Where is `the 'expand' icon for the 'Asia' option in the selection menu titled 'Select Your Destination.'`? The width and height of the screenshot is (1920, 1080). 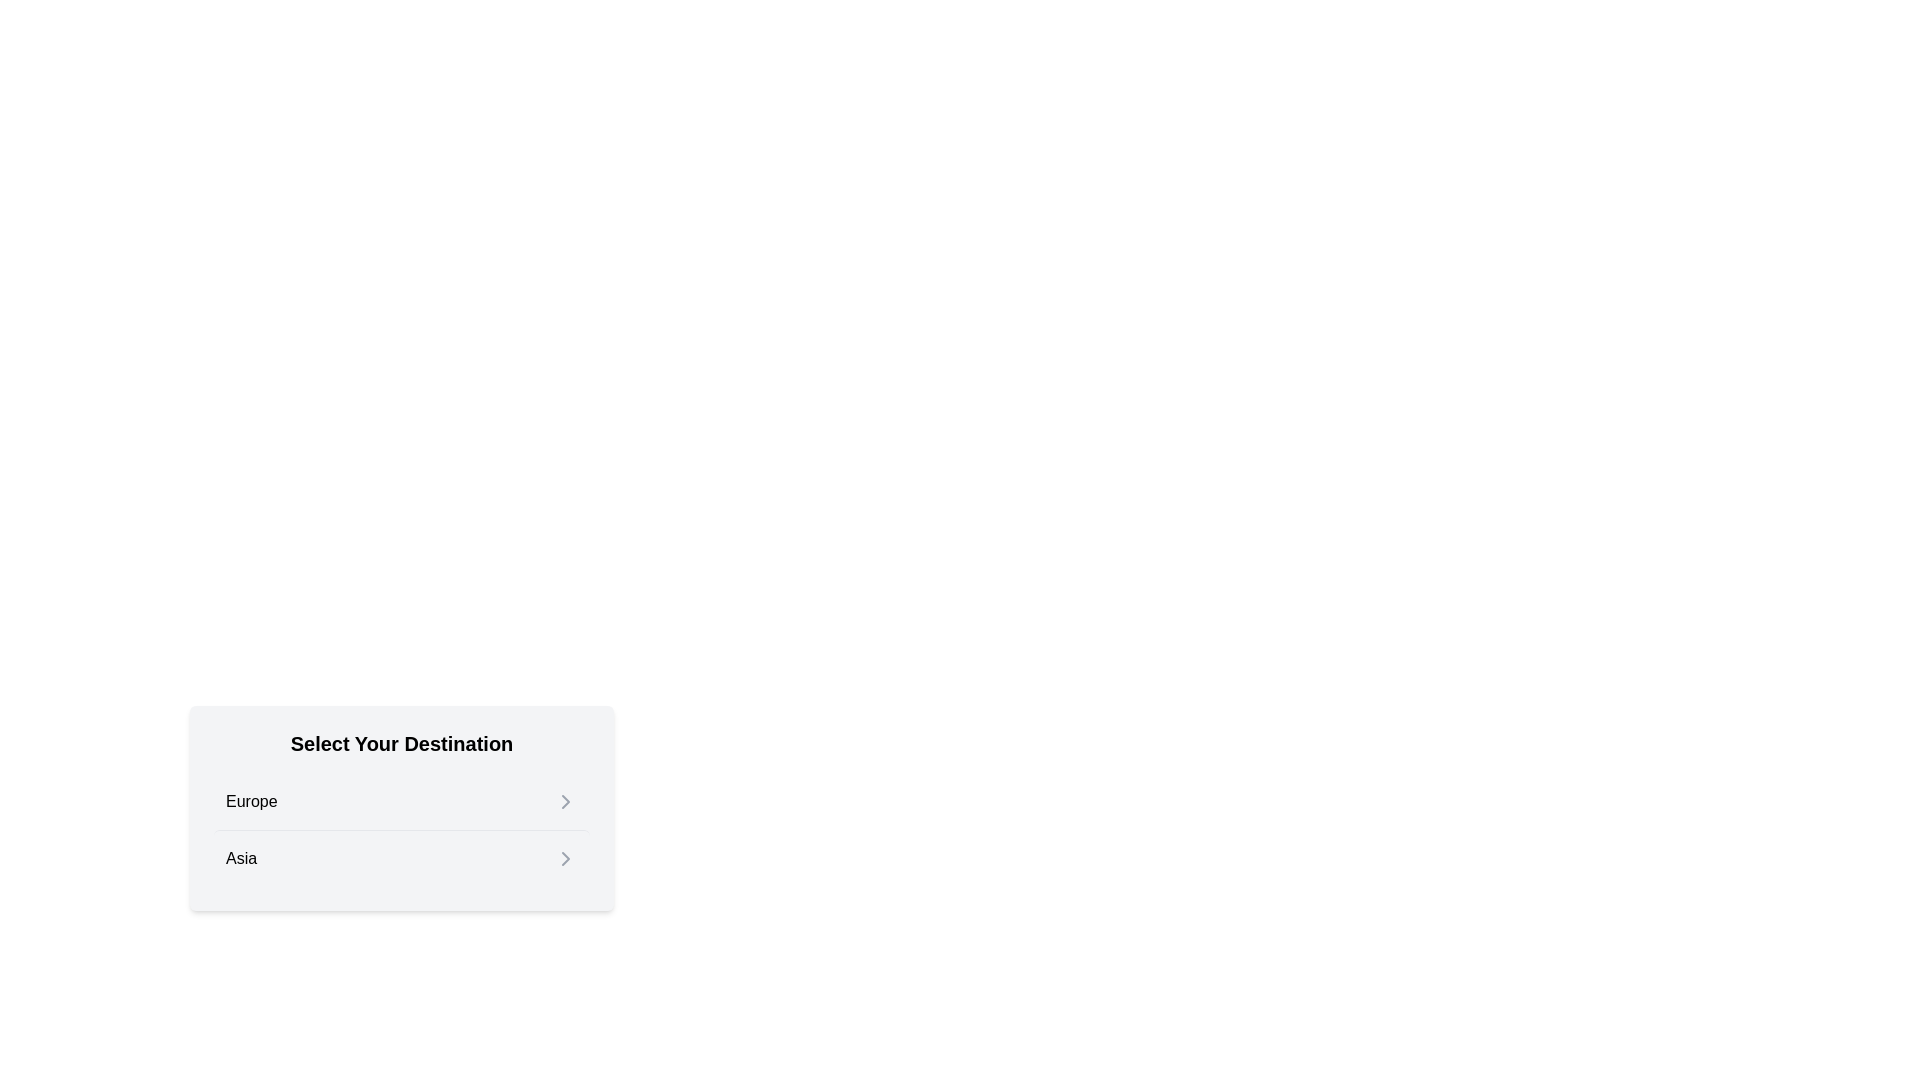
the 'expand' icon for the 'Asia' option in the selection menu titled 'Select Your Destination.' is located at coordinates (565, 858).